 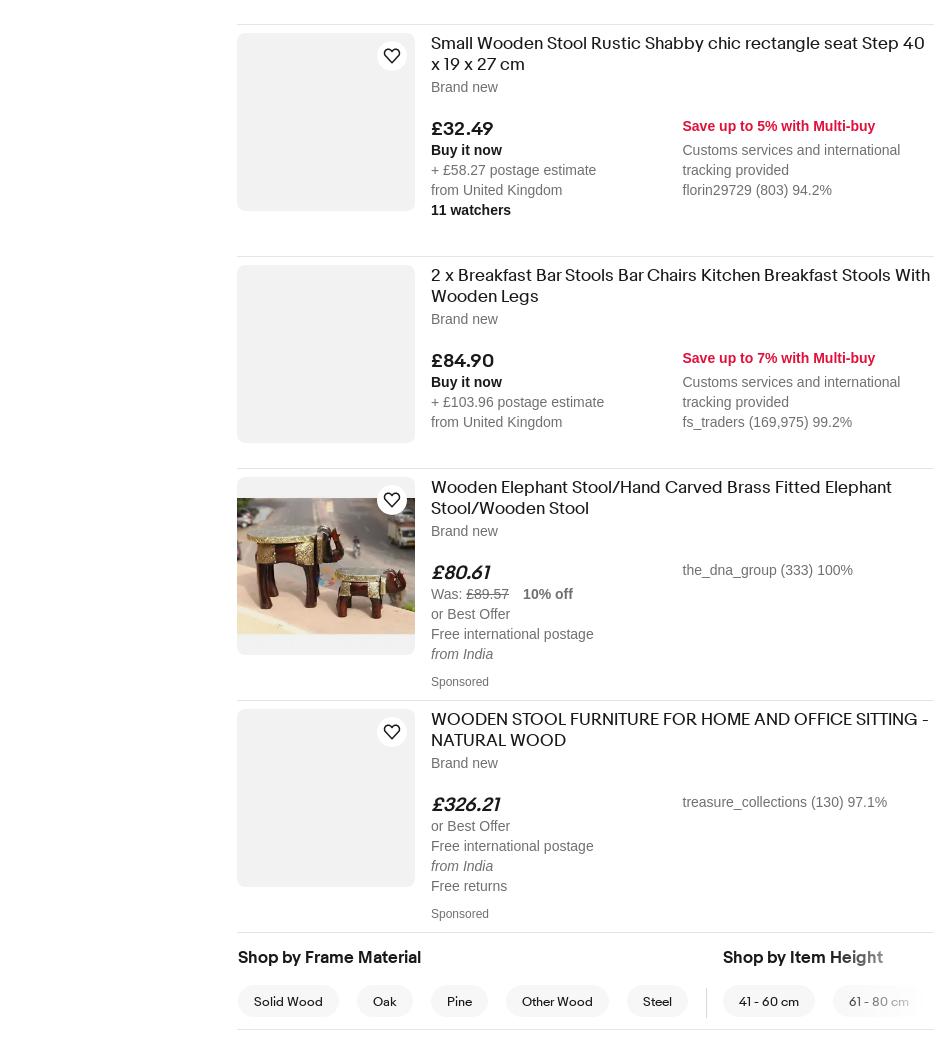 What do you see at coordinates (487, 592) in the screenshot?
I see `'£89.57'` at bounding box center [487, 592].